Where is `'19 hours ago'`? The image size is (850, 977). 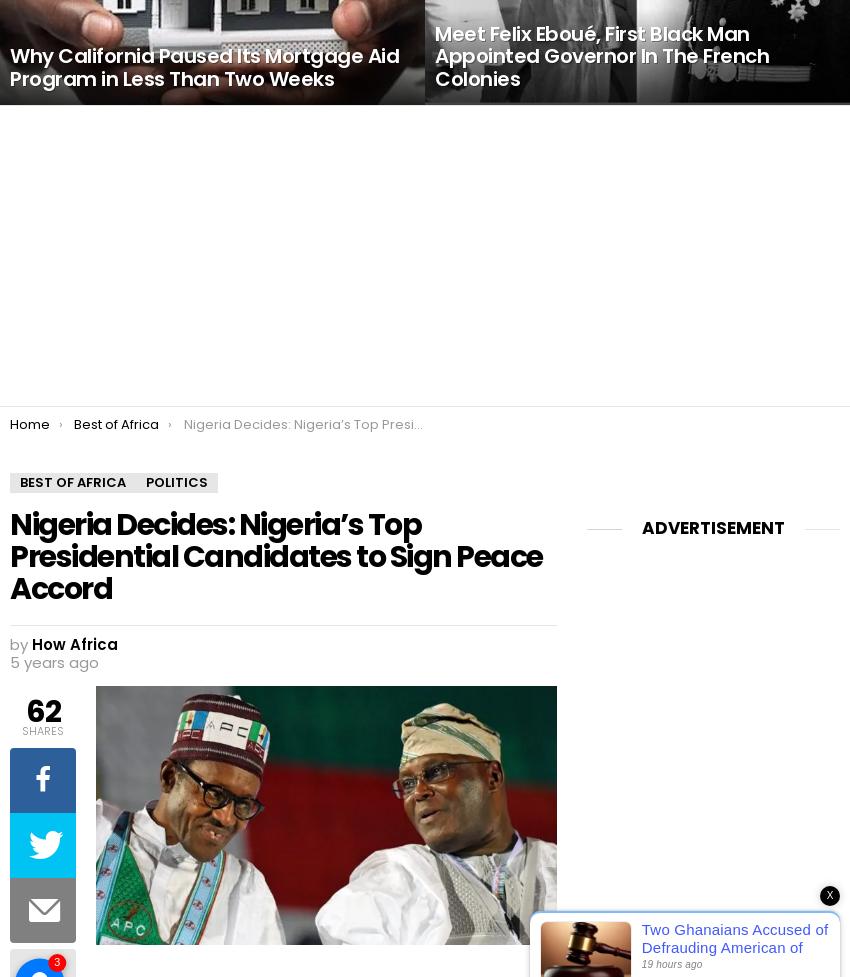 '19 hours ago' is located at coordinates (671, 963).